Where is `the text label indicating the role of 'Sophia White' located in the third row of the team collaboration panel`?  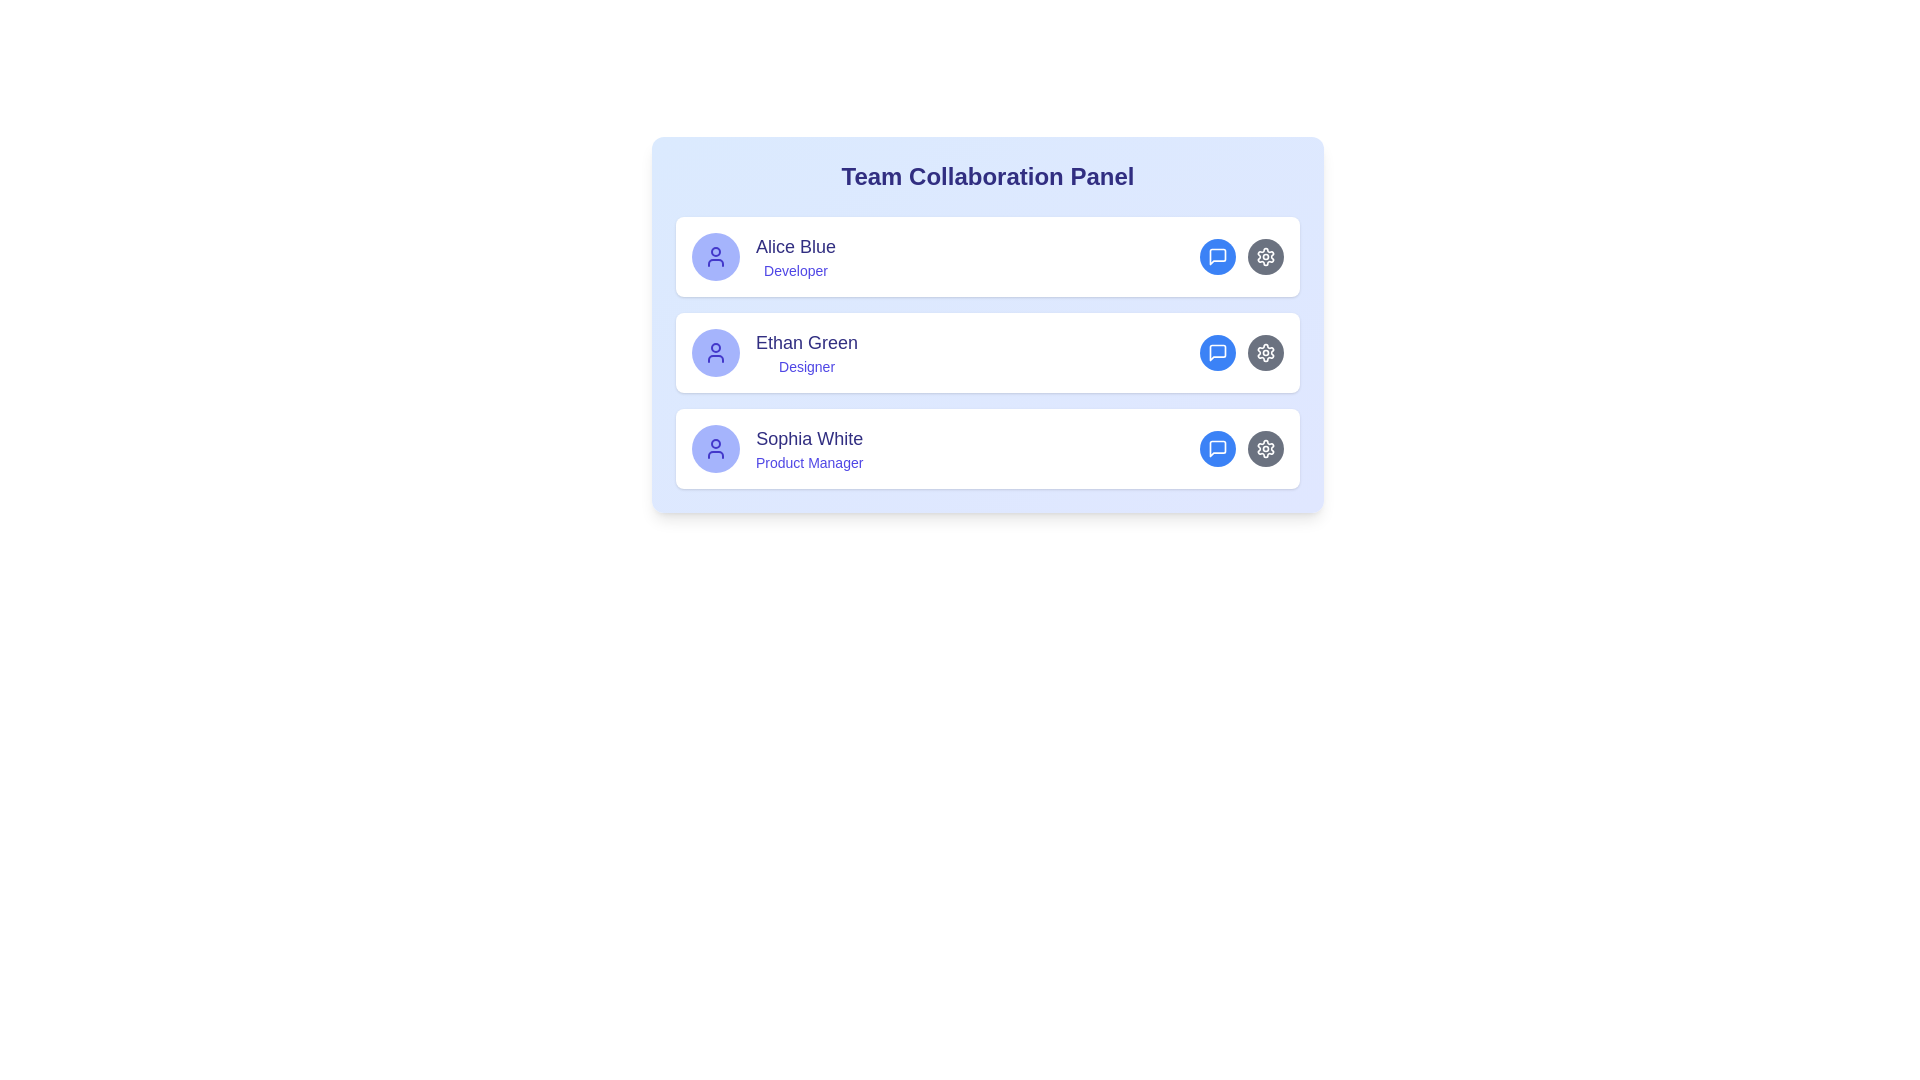
the text label indicating the role of 'Sophia White' located in the third row of the team collaboration panel is located at coordinates (809, 462).